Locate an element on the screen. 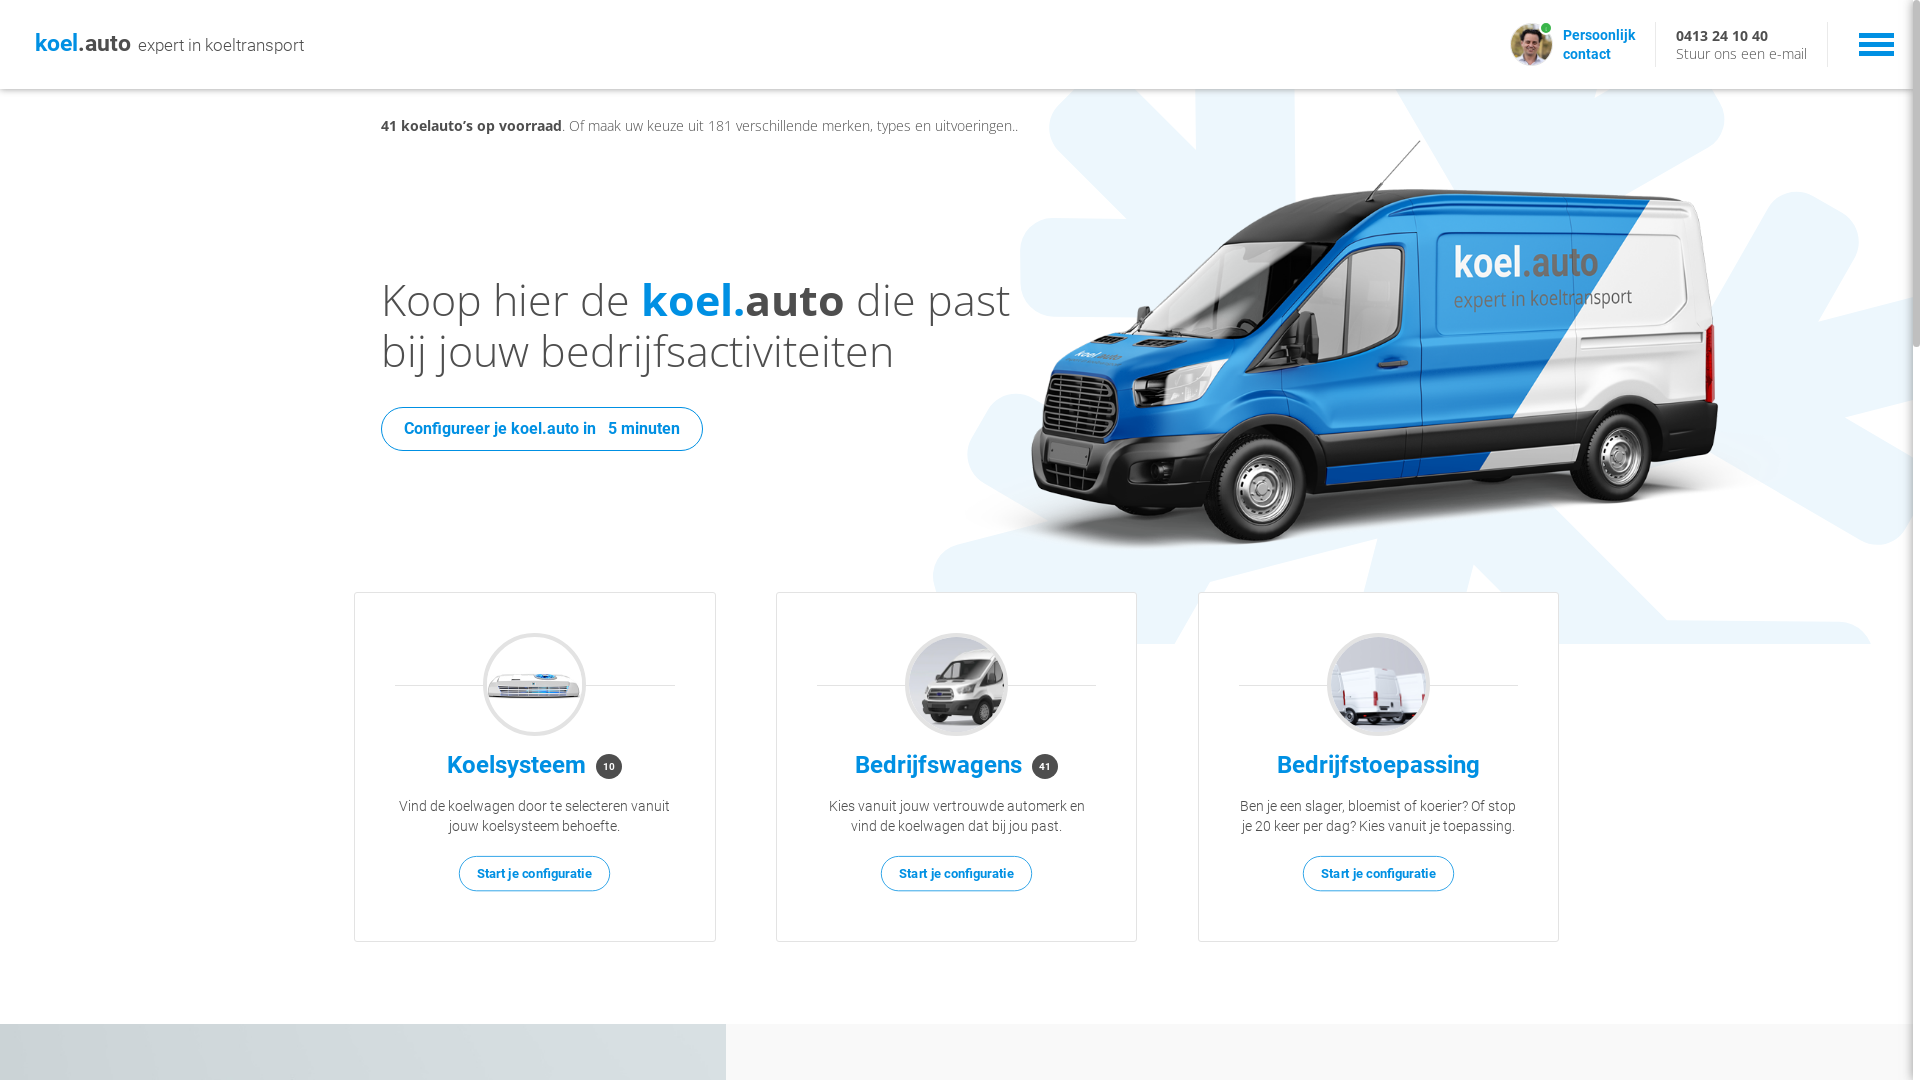  'Configureer je koel.auto in 5 minuten' is located at coordinates (541, 427).